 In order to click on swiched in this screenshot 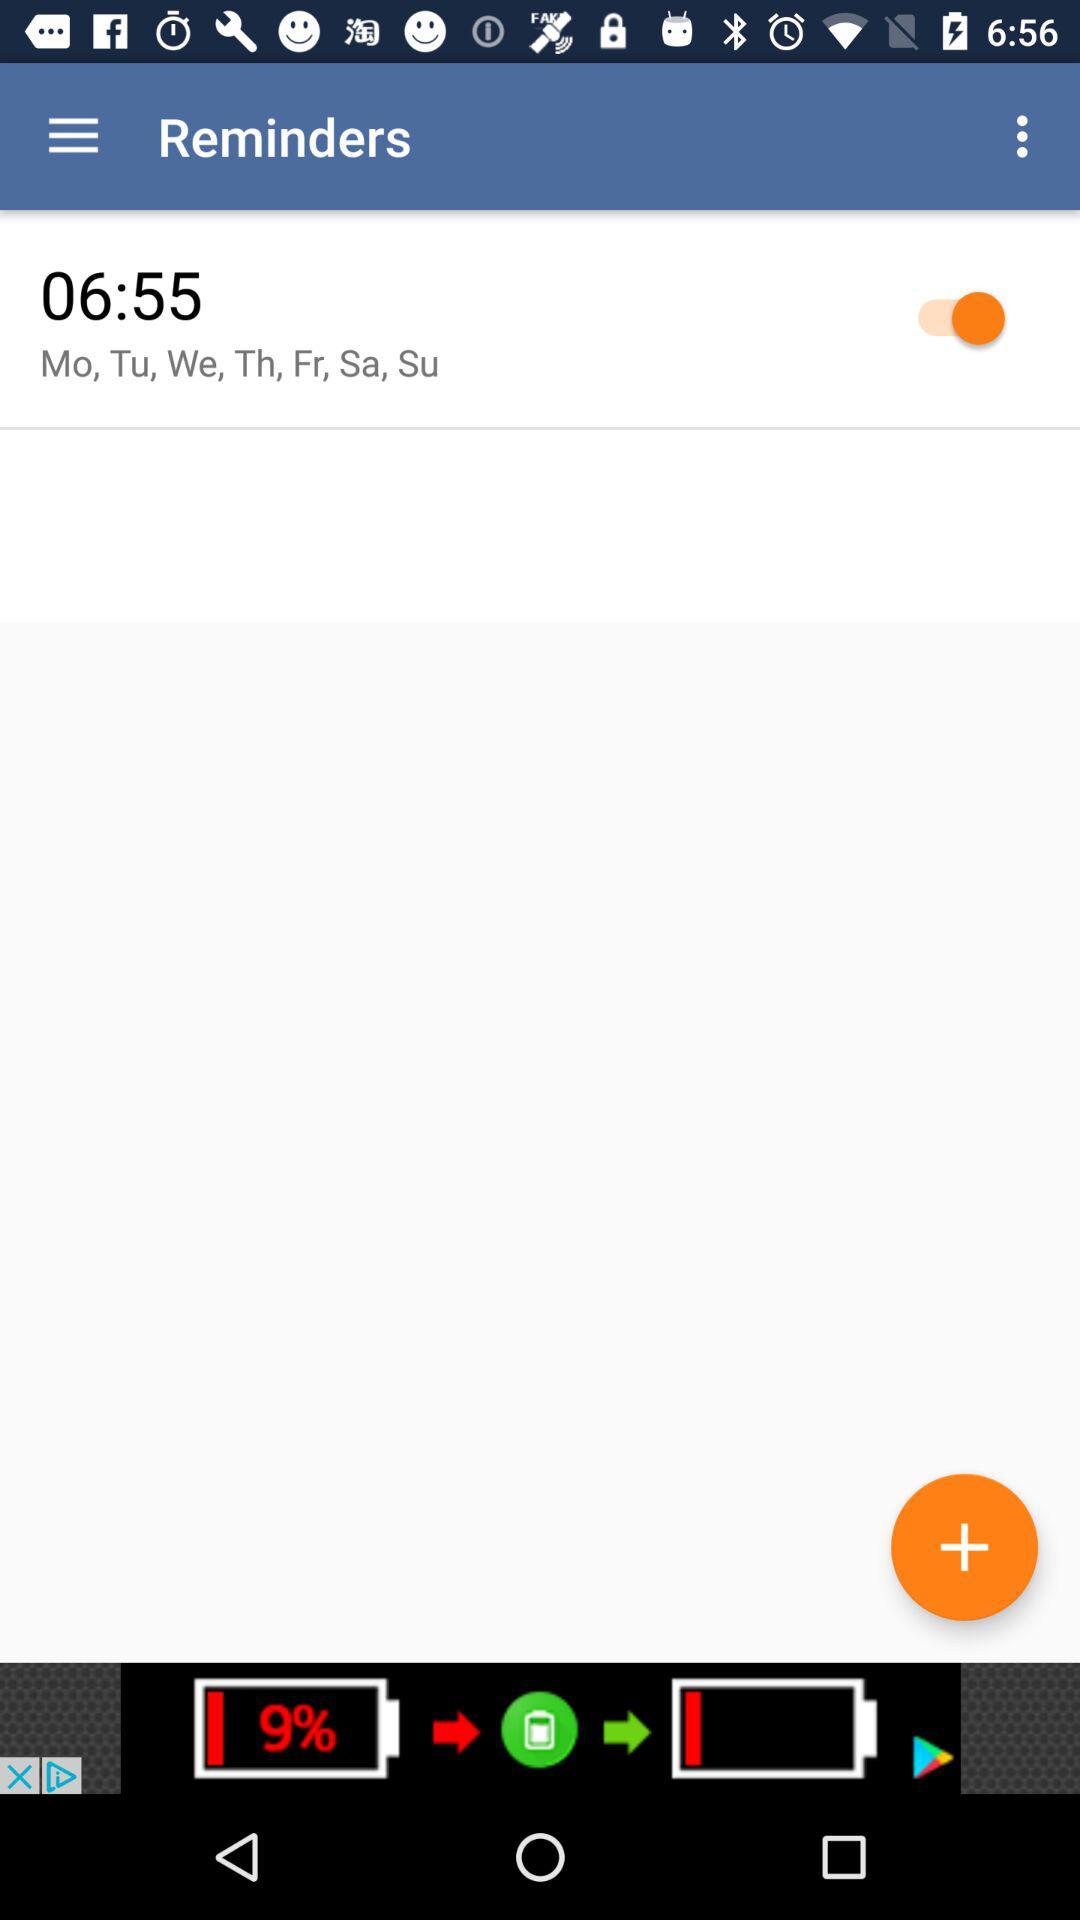, I will do `click(950, 316)`.